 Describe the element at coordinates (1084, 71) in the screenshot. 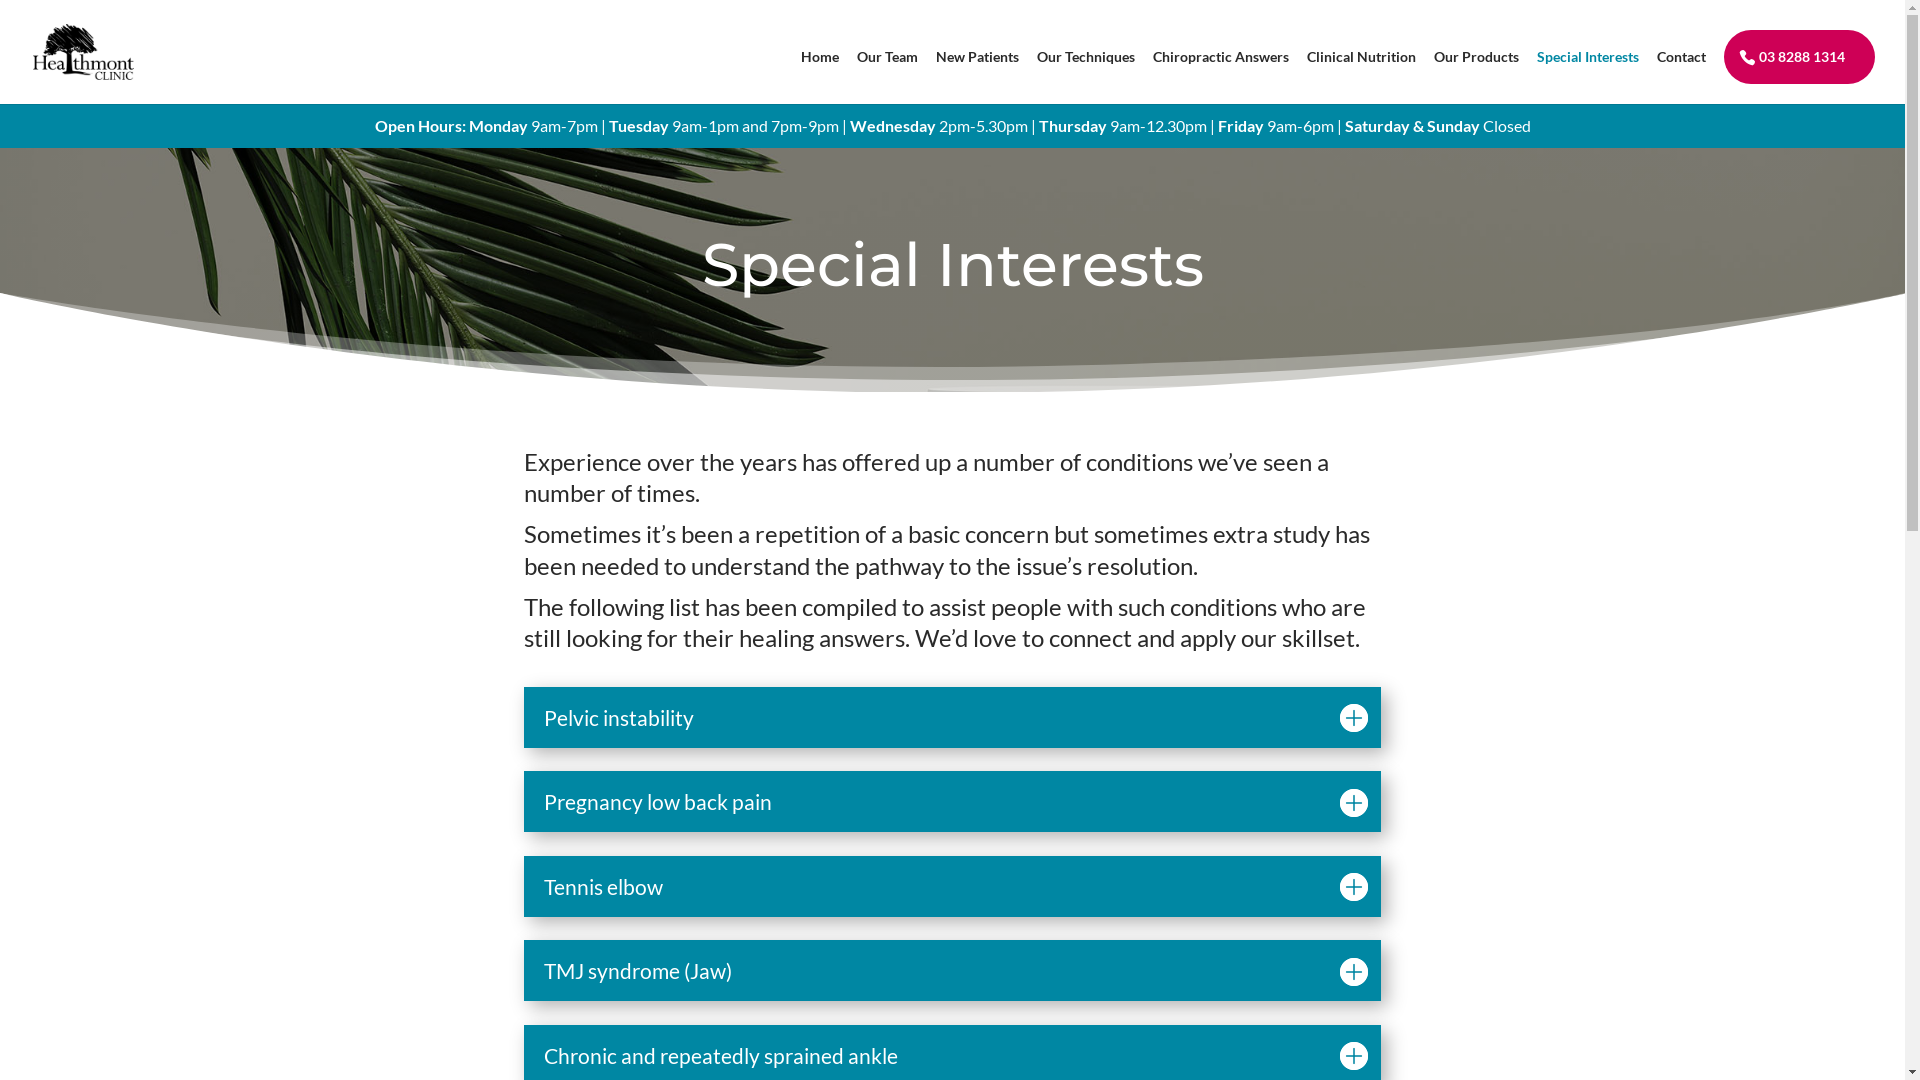

I see `'Our Techniques'` at that location.